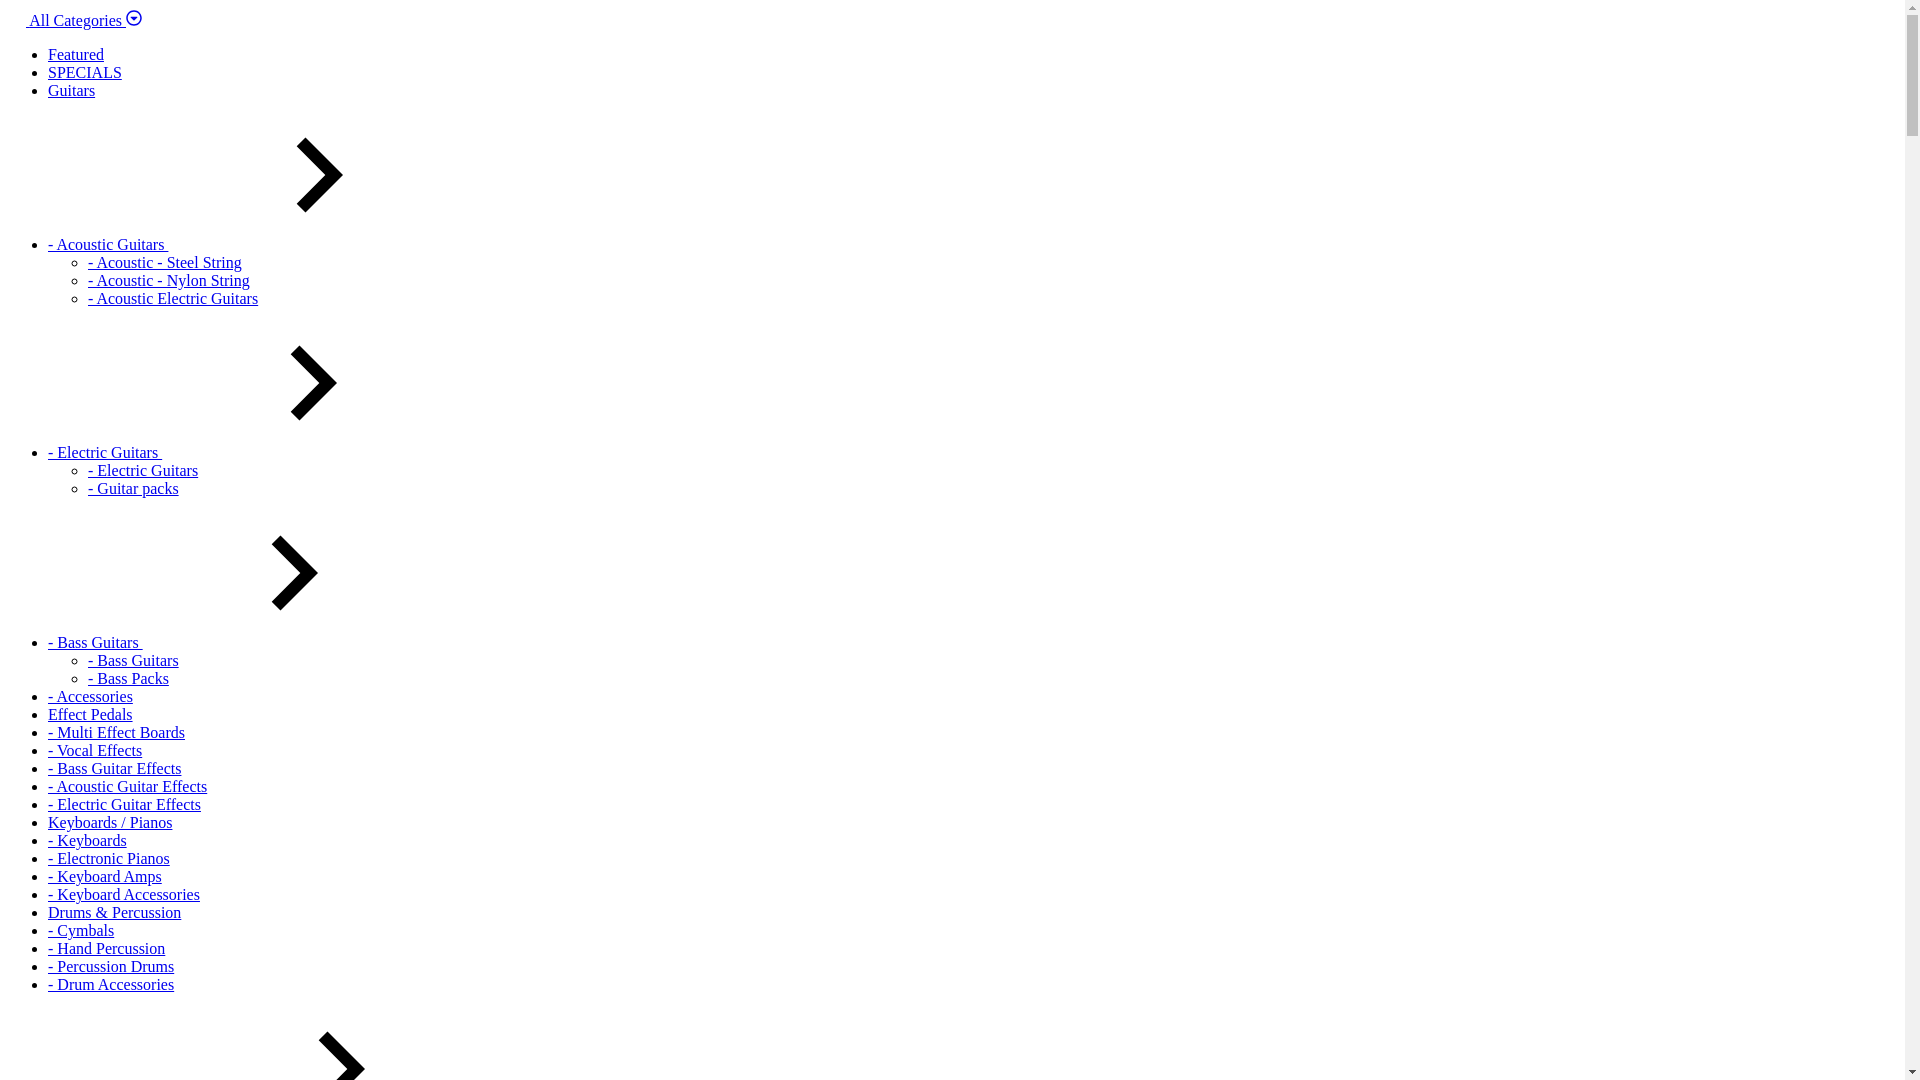 This screenshot has height=1080, width=1920. I want to click on '- Keyboard Amps', so click(48, 875).